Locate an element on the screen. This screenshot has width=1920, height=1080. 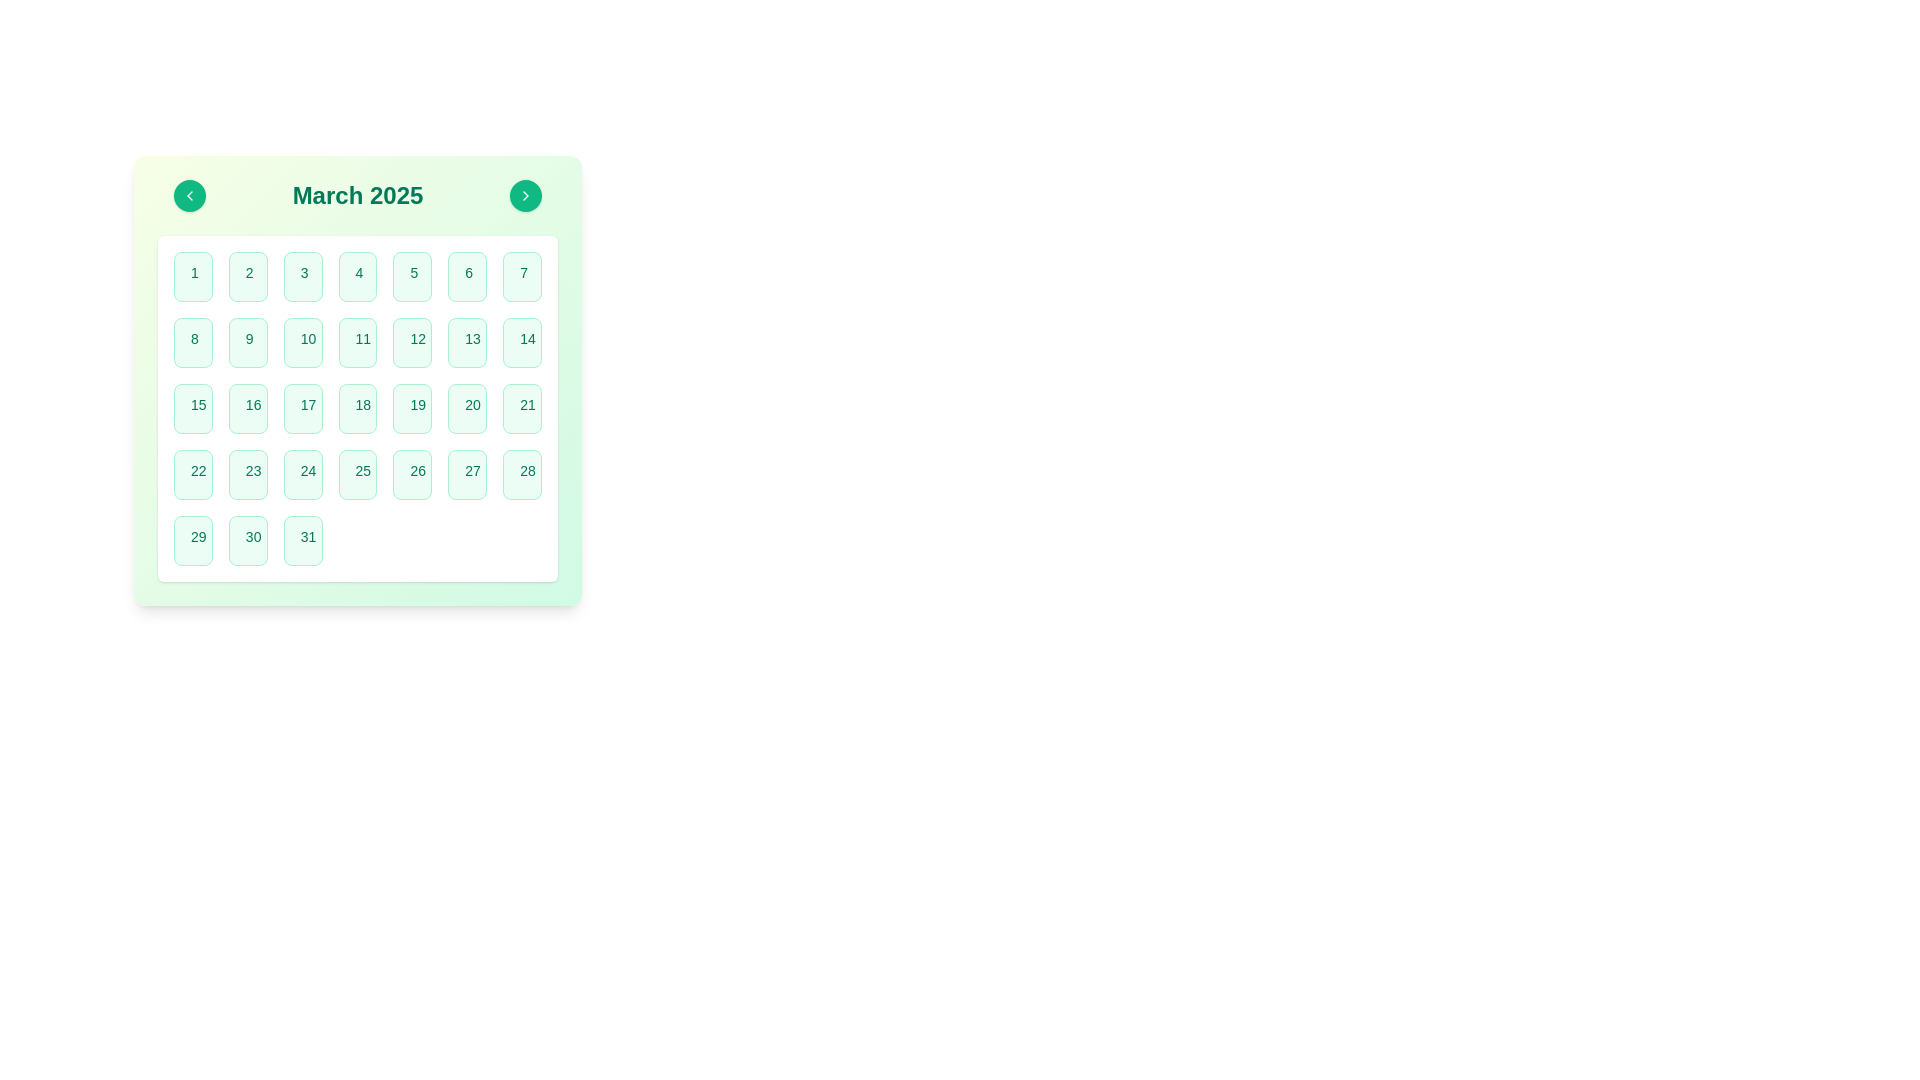
the static text representing the date in the calendar grid located at the 15th position in the 3rd row, 1st column, which is directly below '8' and above '22' is located at coordinates (193, 407).